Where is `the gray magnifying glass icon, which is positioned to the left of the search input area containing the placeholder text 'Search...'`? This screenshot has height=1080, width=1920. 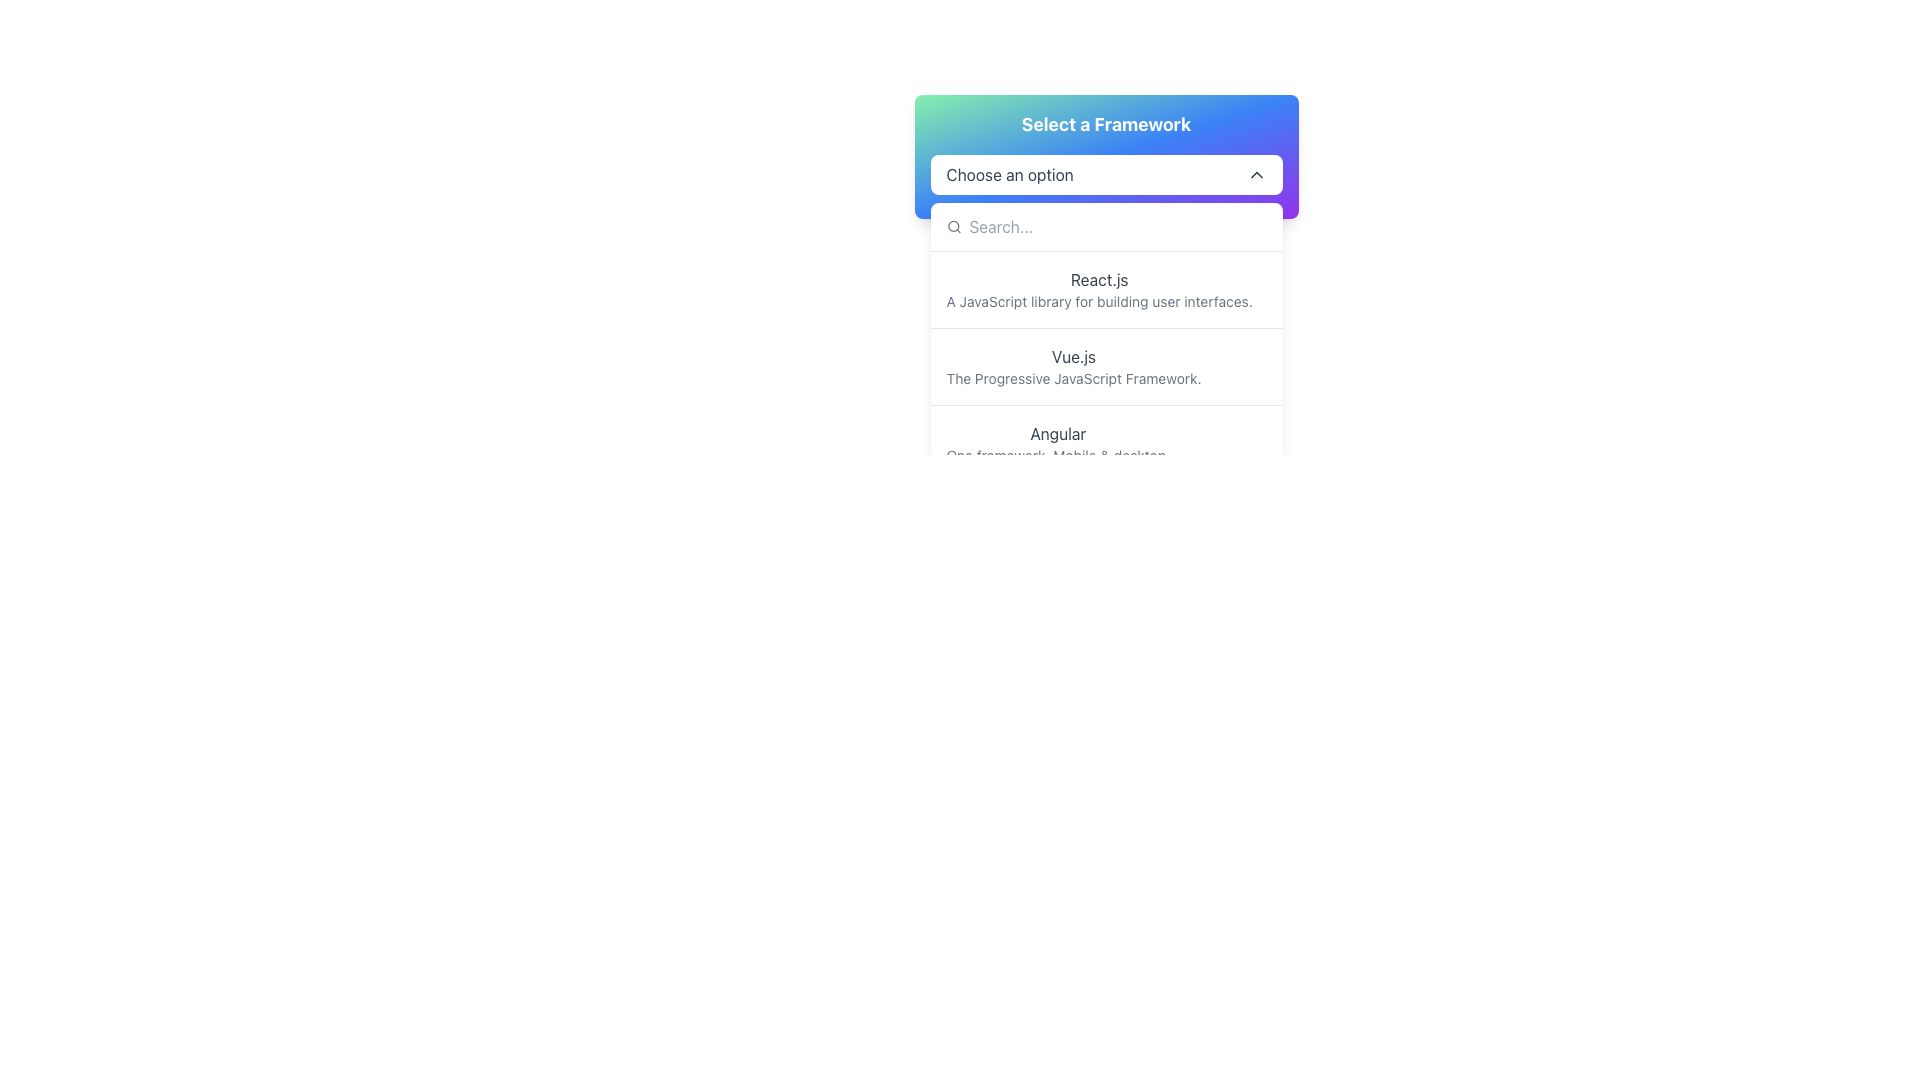 the gray magnifying glass icon, which is positioned to the left of the search input area containing the placeholder text 'Search...' is located at coordinates (952, 226).